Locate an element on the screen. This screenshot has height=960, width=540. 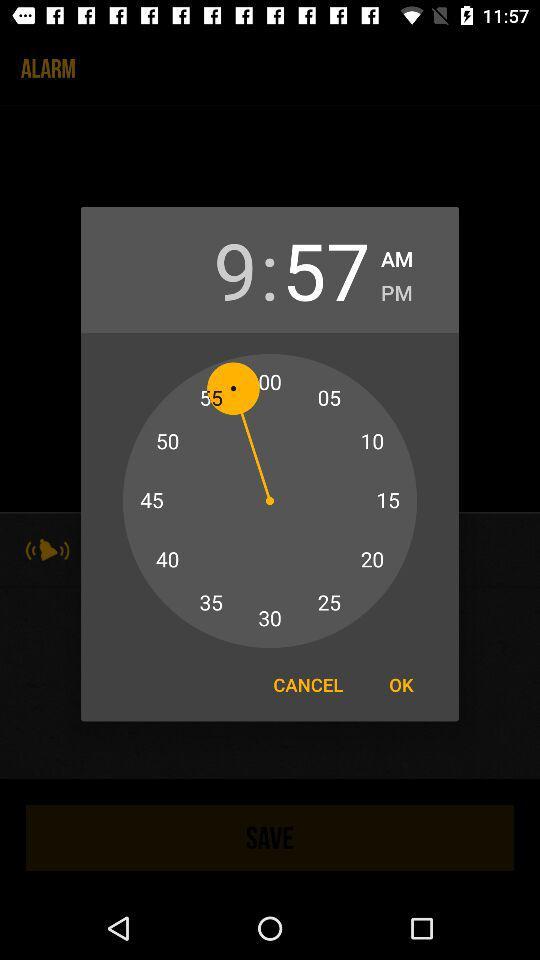
the item to the right of 57 item is located at coordinates (397, 255).